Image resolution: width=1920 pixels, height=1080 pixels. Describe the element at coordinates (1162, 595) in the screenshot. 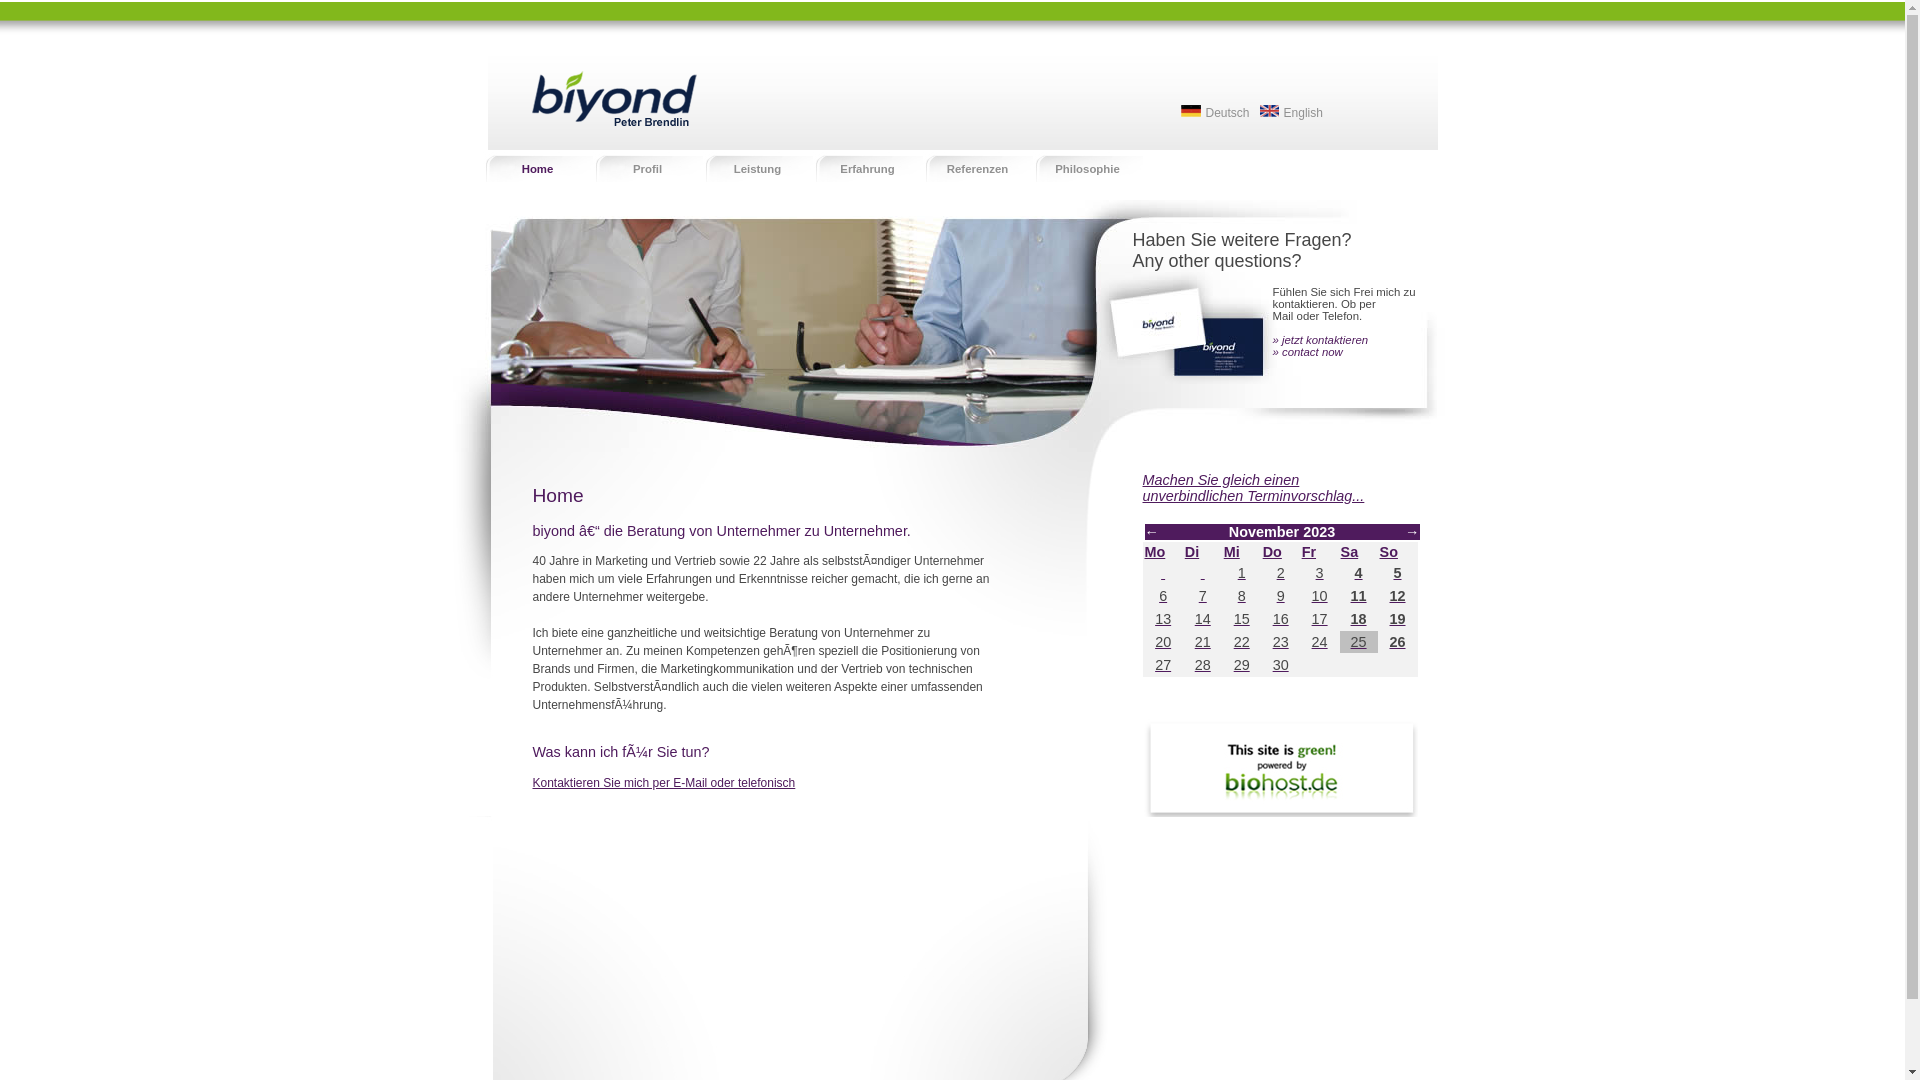

I see `'6'` at that location.